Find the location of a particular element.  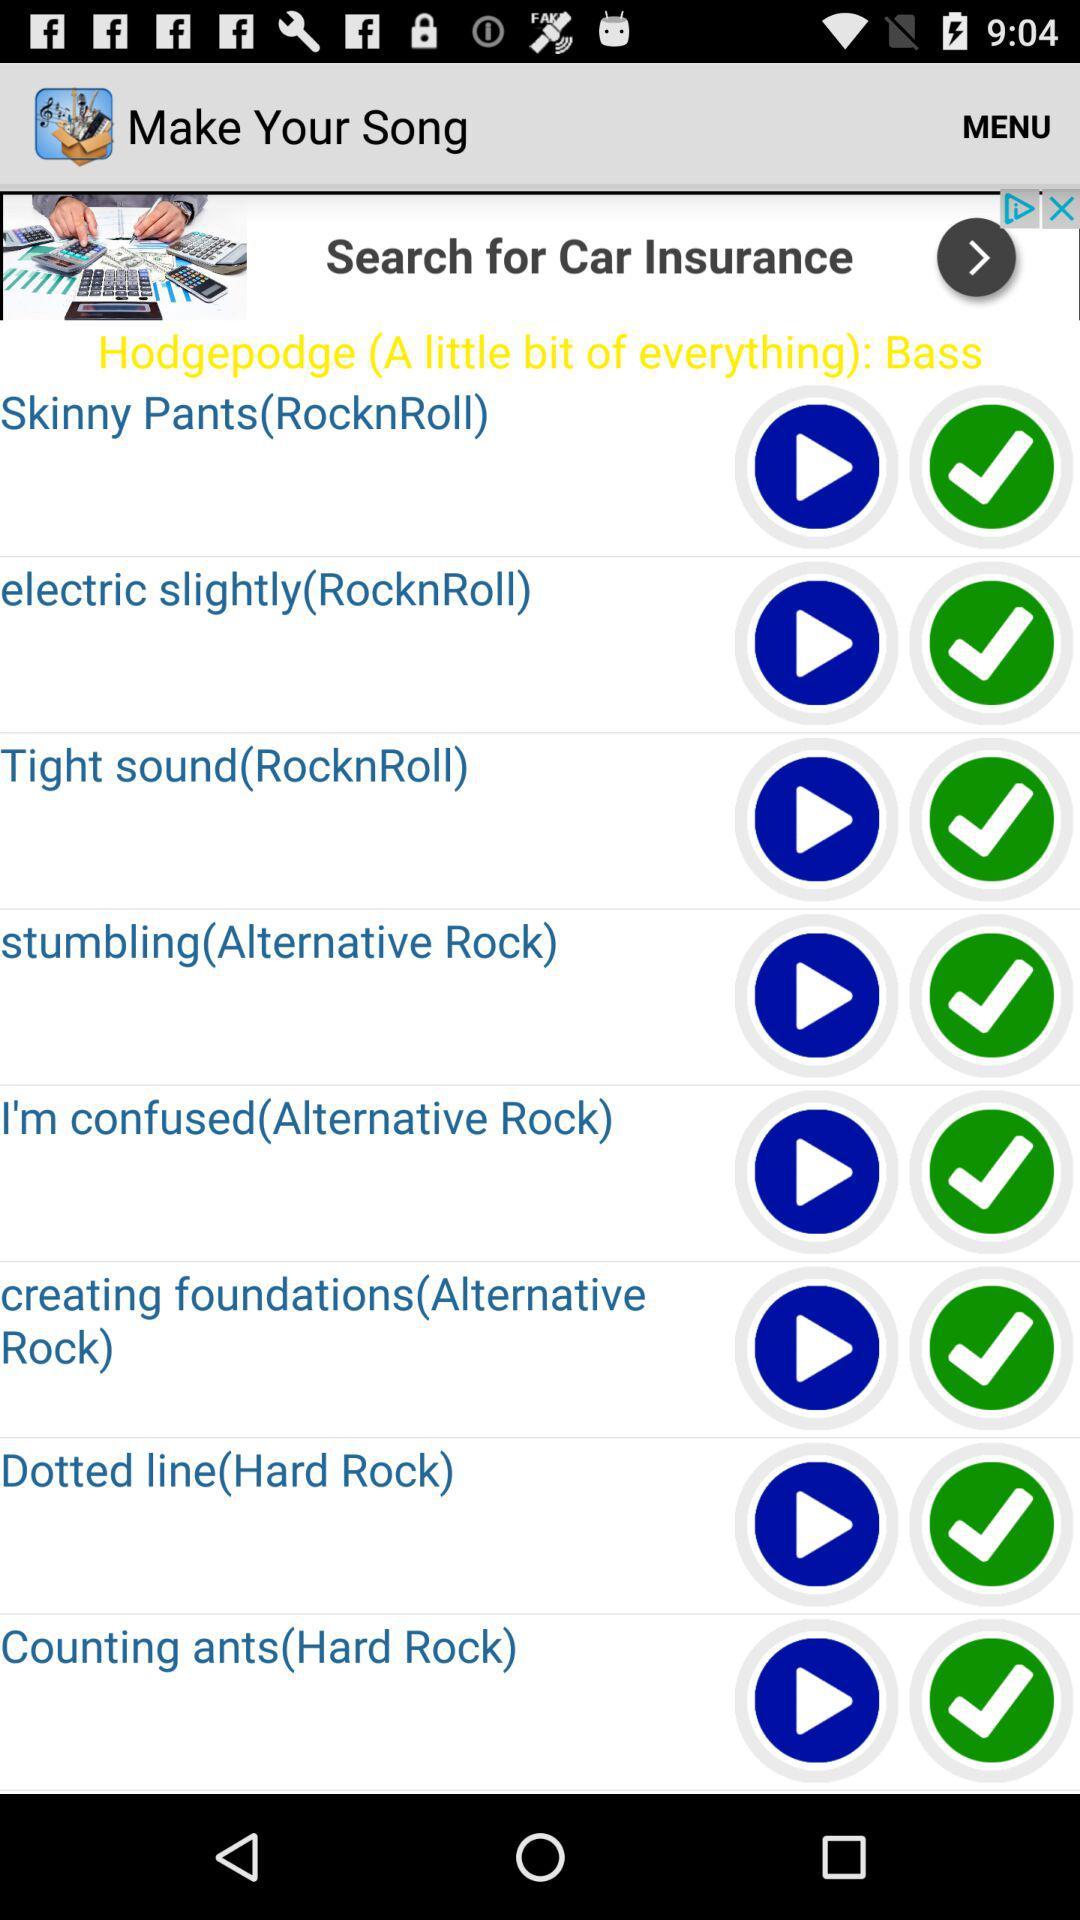

car insurance option is located at coordinates (992, 1173).